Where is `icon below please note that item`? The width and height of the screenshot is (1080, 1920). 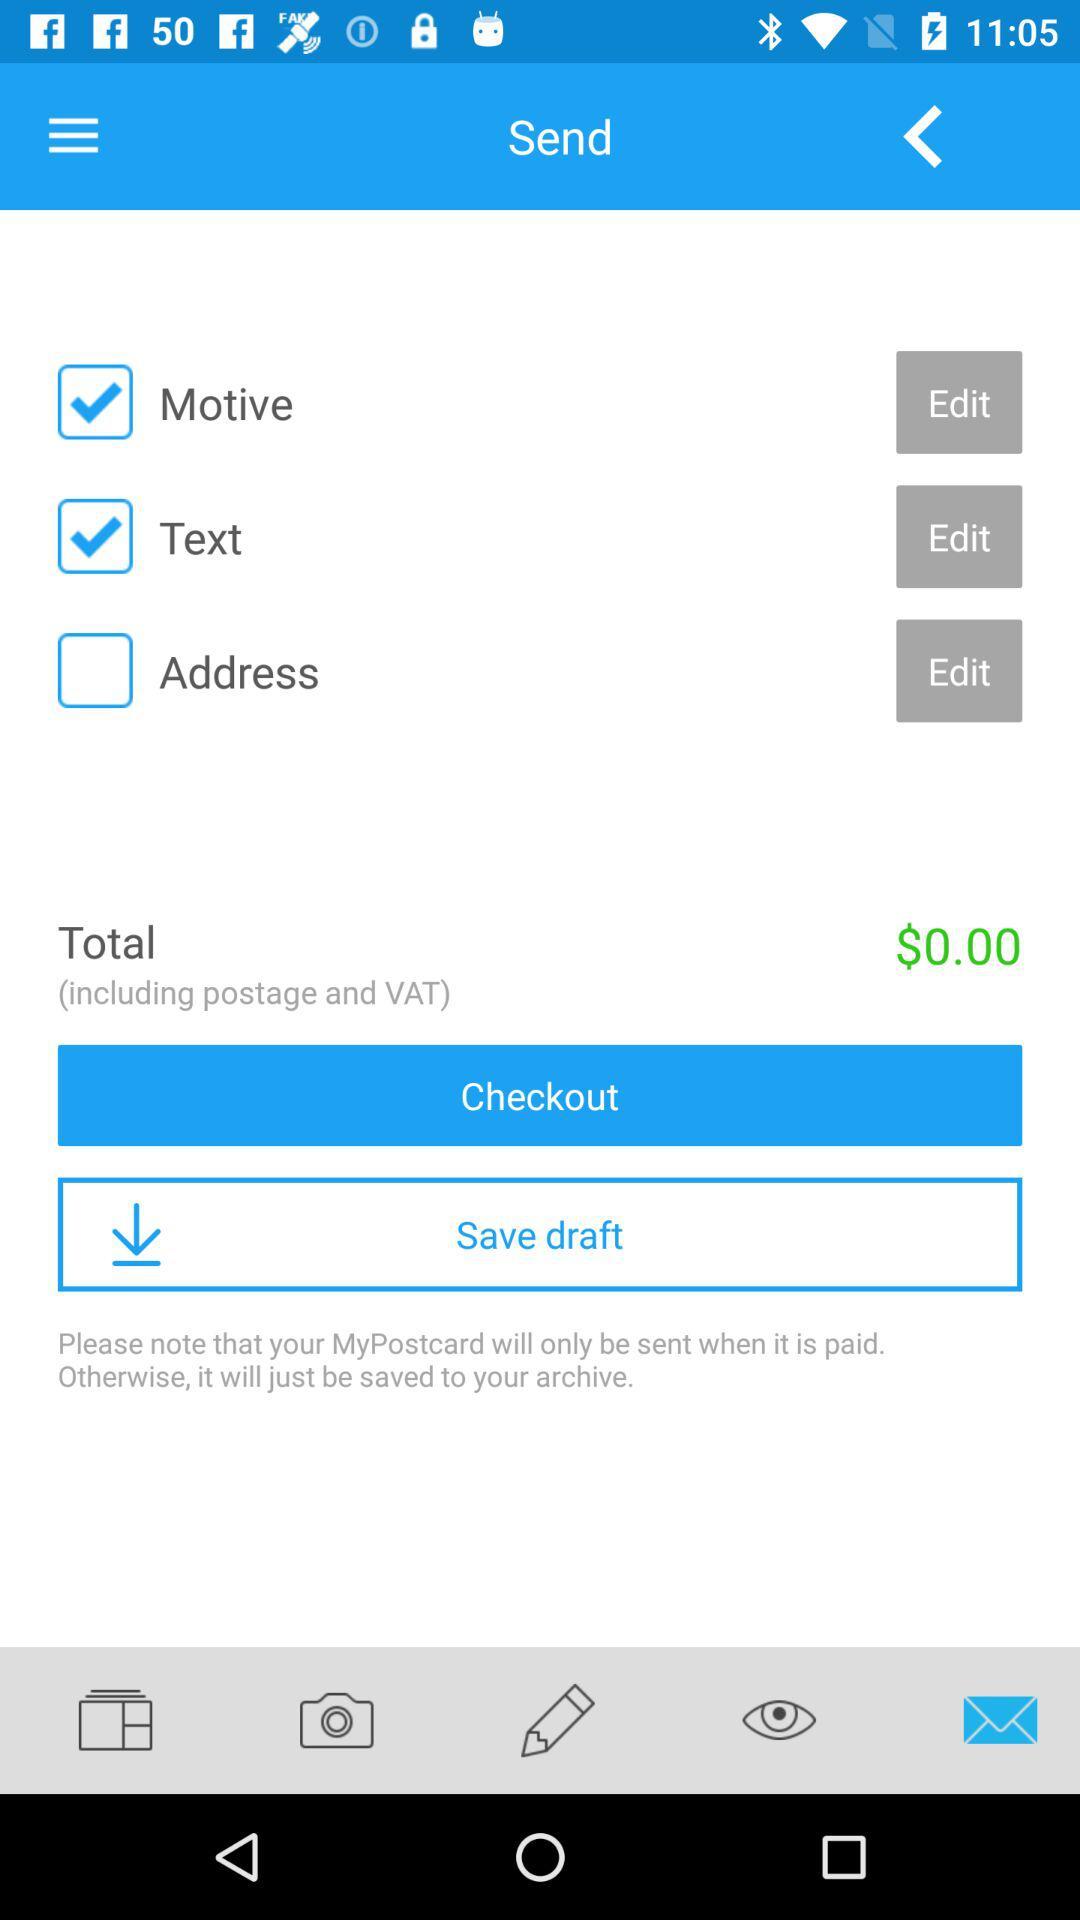 icon below please note that item is located at coordinates (778, 1719).